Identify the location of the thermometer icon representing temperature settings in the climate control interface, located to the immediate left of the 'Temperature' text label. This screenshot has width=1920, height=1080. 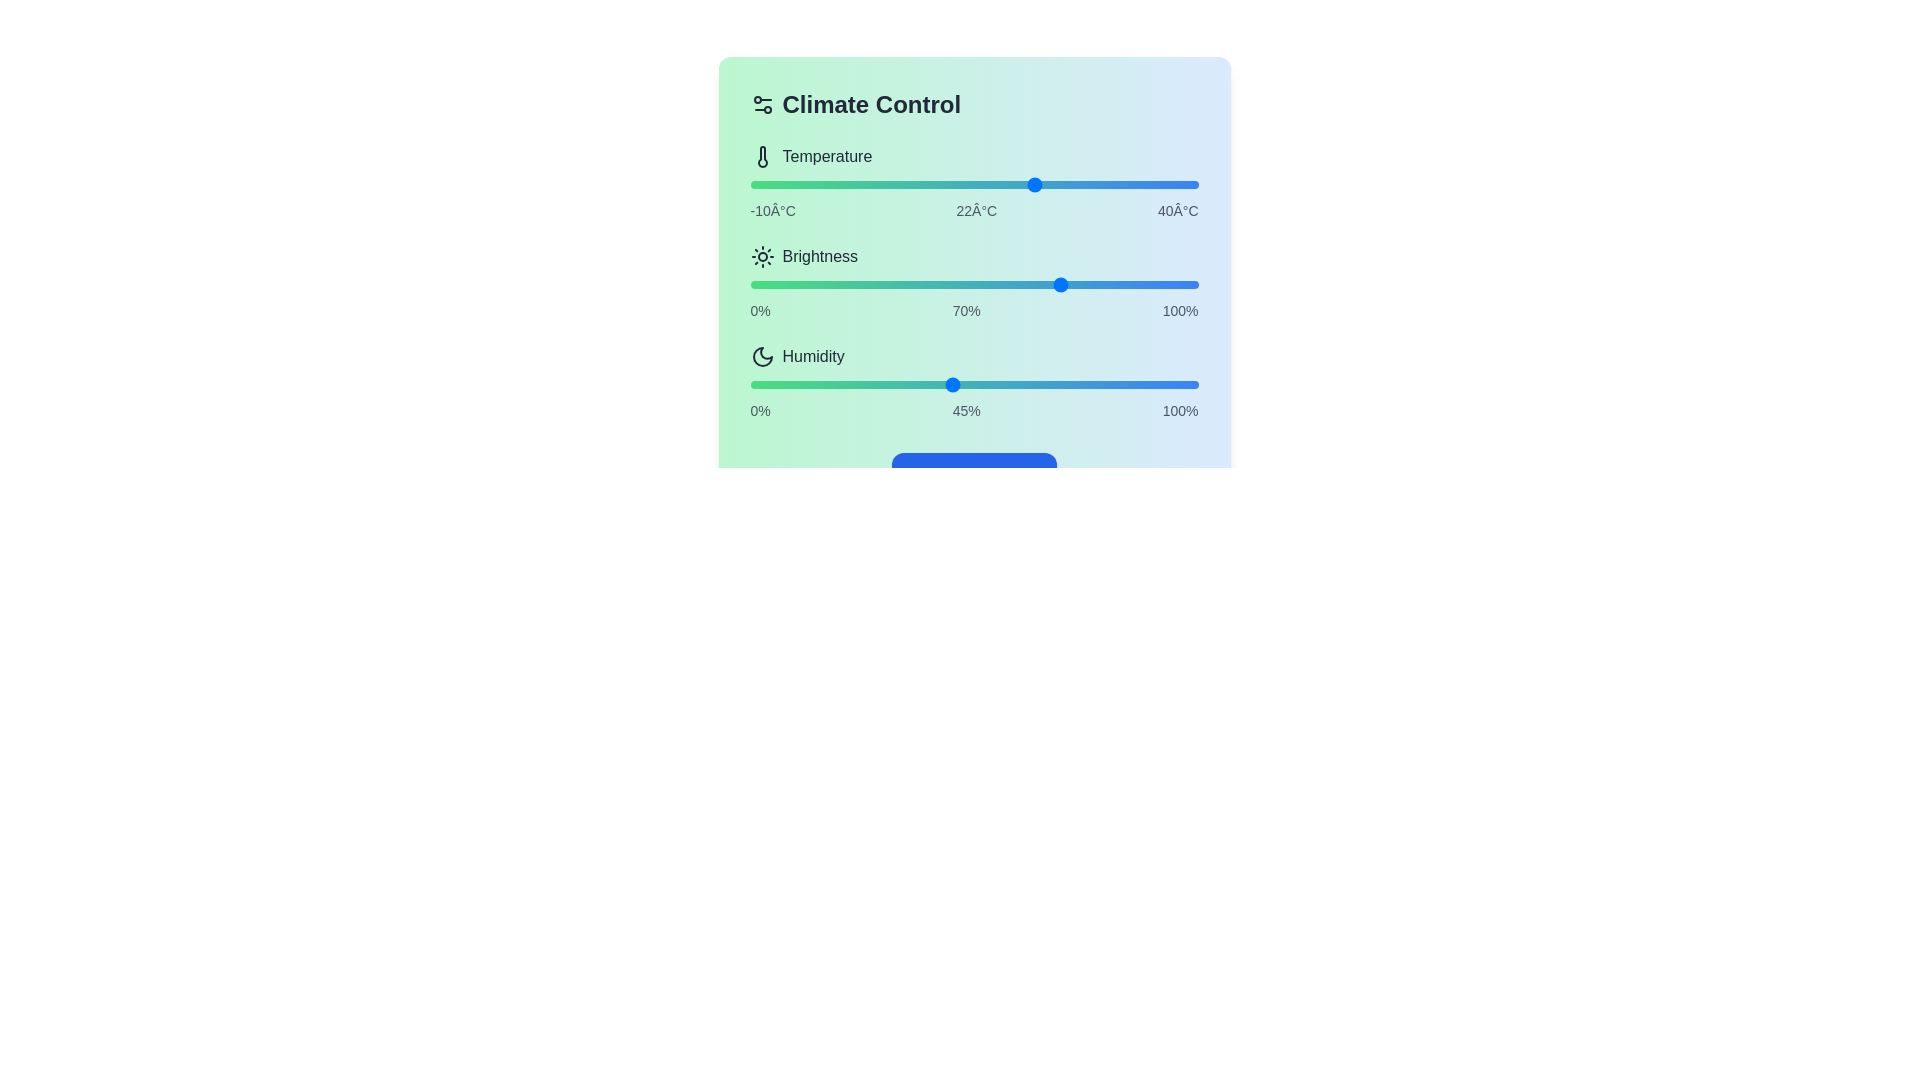
(761, 156).